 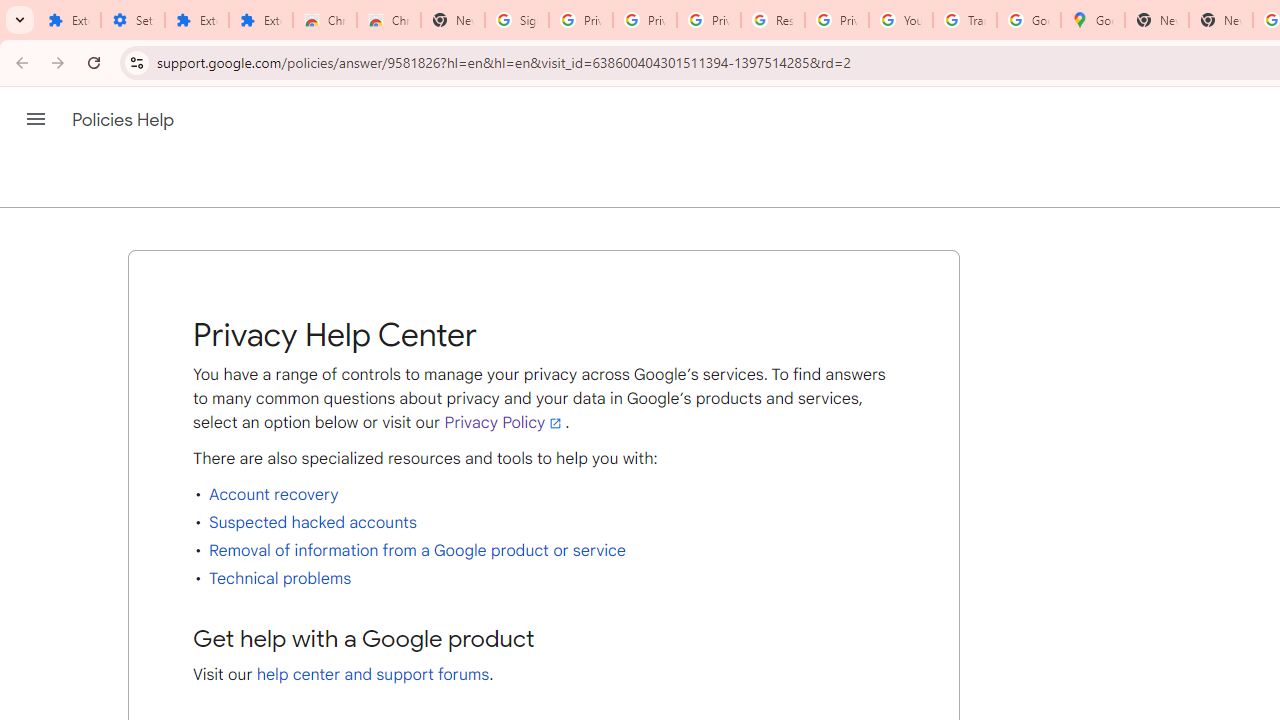 I want to click on 'Google Maps', so click(x=1092, y=20).